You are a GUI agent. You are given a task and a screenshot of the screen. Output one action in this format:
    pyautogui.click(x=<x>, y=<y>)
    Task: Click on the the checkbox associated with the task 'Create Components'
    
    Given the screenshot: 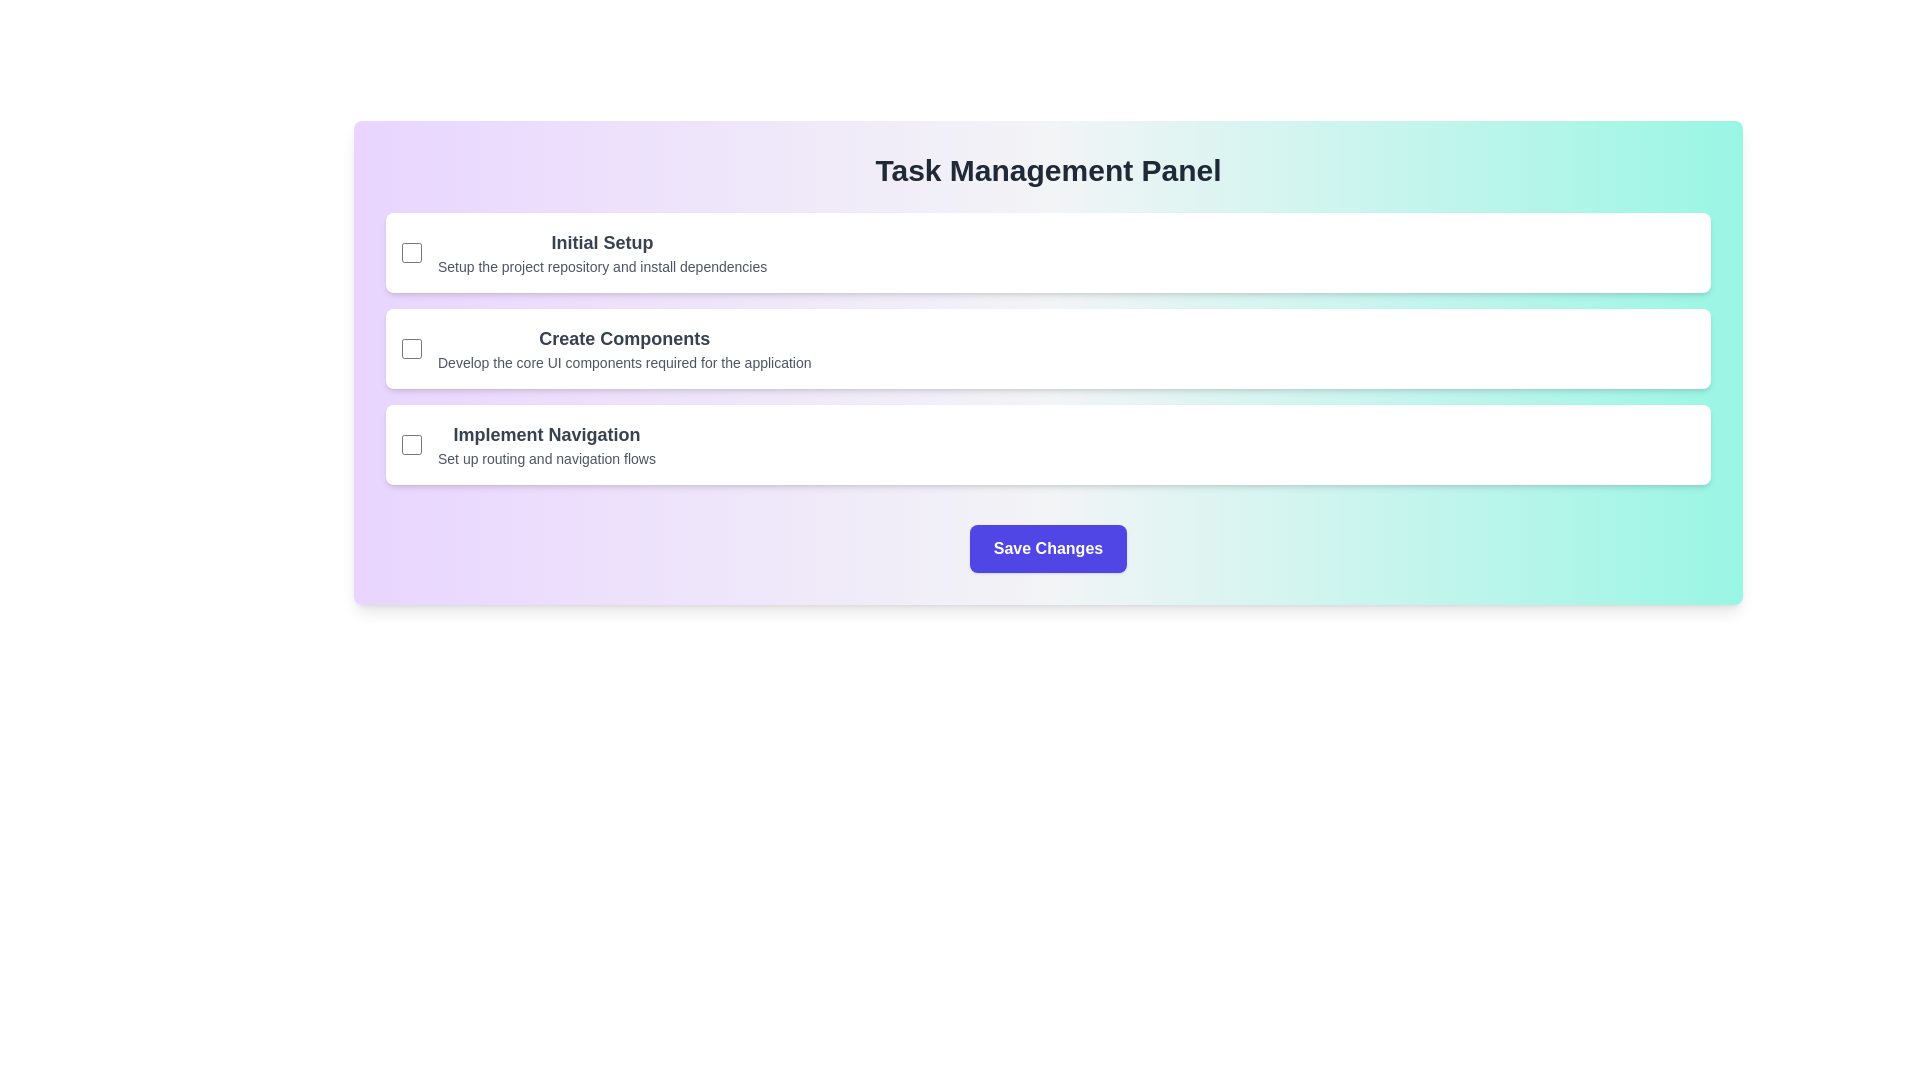 What is the action you would take?
    pyautogui.click(x=411, y=347)
    